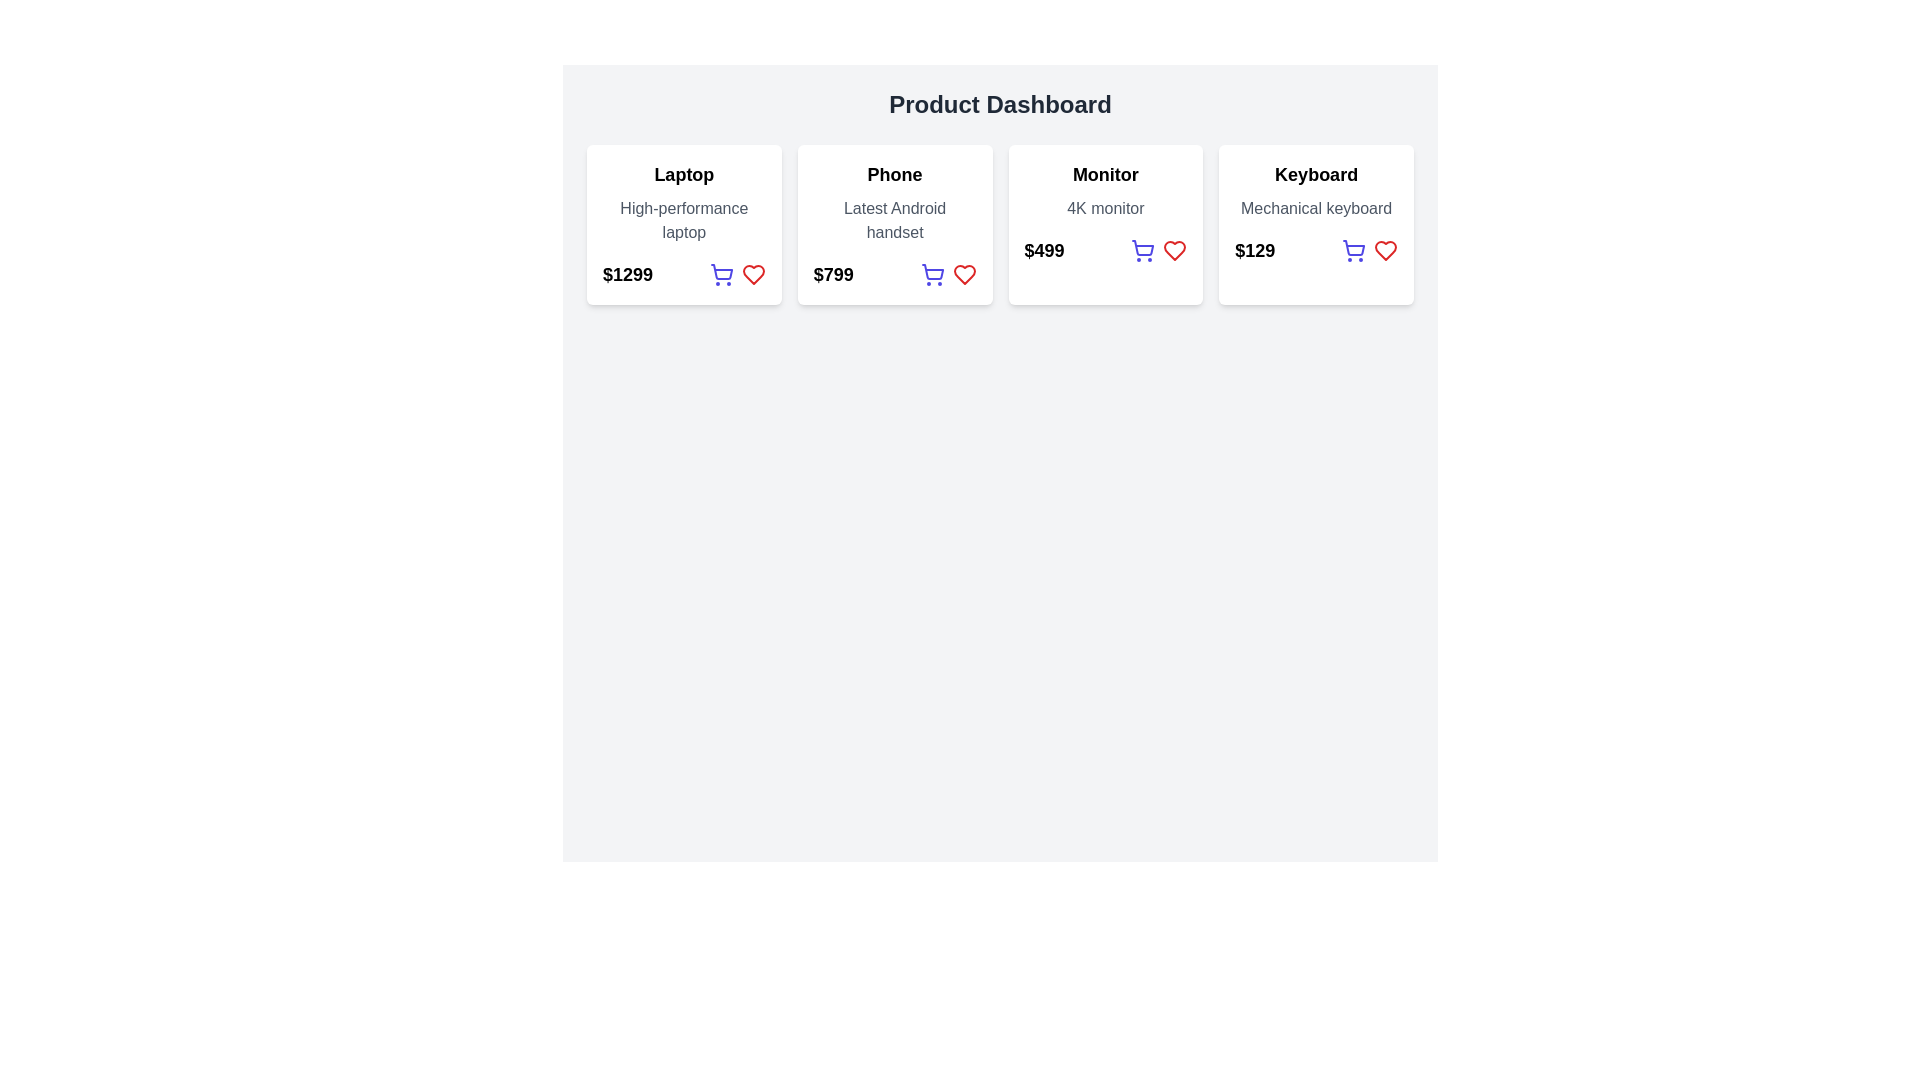 The width and height of the screenshot is (1920, 1080). Describe the element at coordinates (1143, 249) in the screenshot. I see `the shopping cart icon button located in the top-right corner of the 'Monitor' card` at that location.